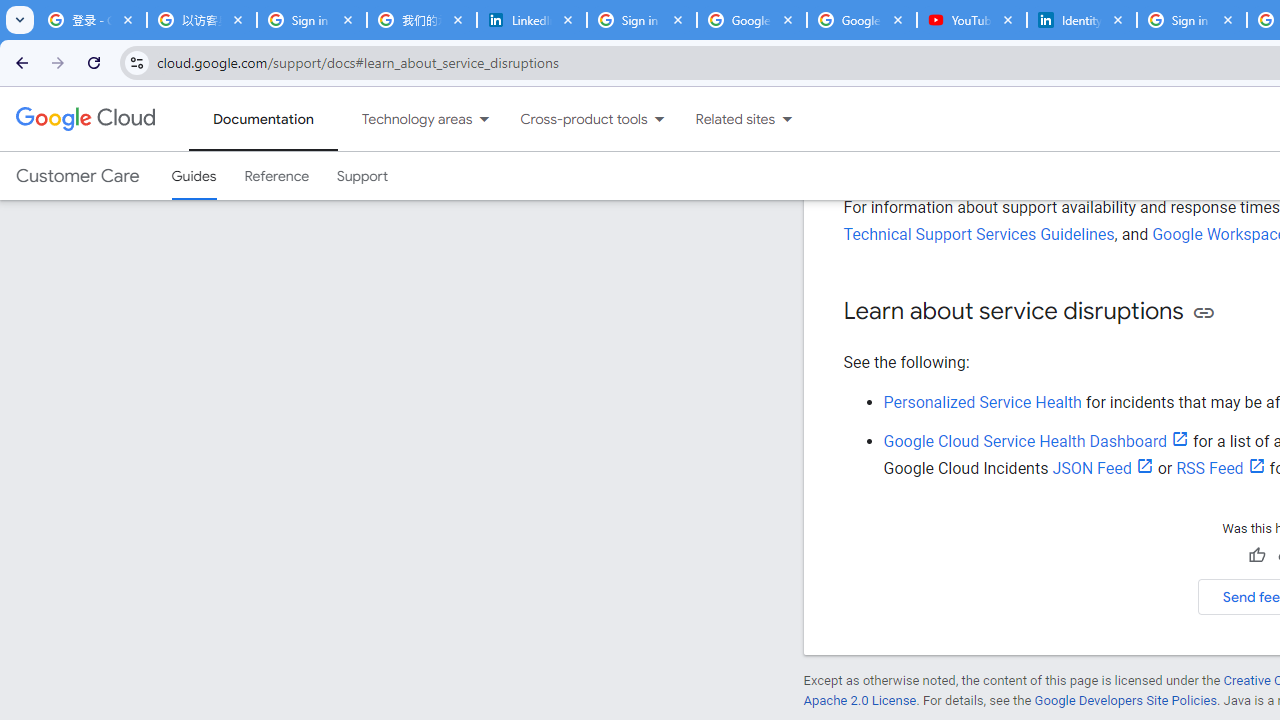  Describe the element at coordinates (571, 119) in the screenshot. I see `'Cross-product tools'` at that location.